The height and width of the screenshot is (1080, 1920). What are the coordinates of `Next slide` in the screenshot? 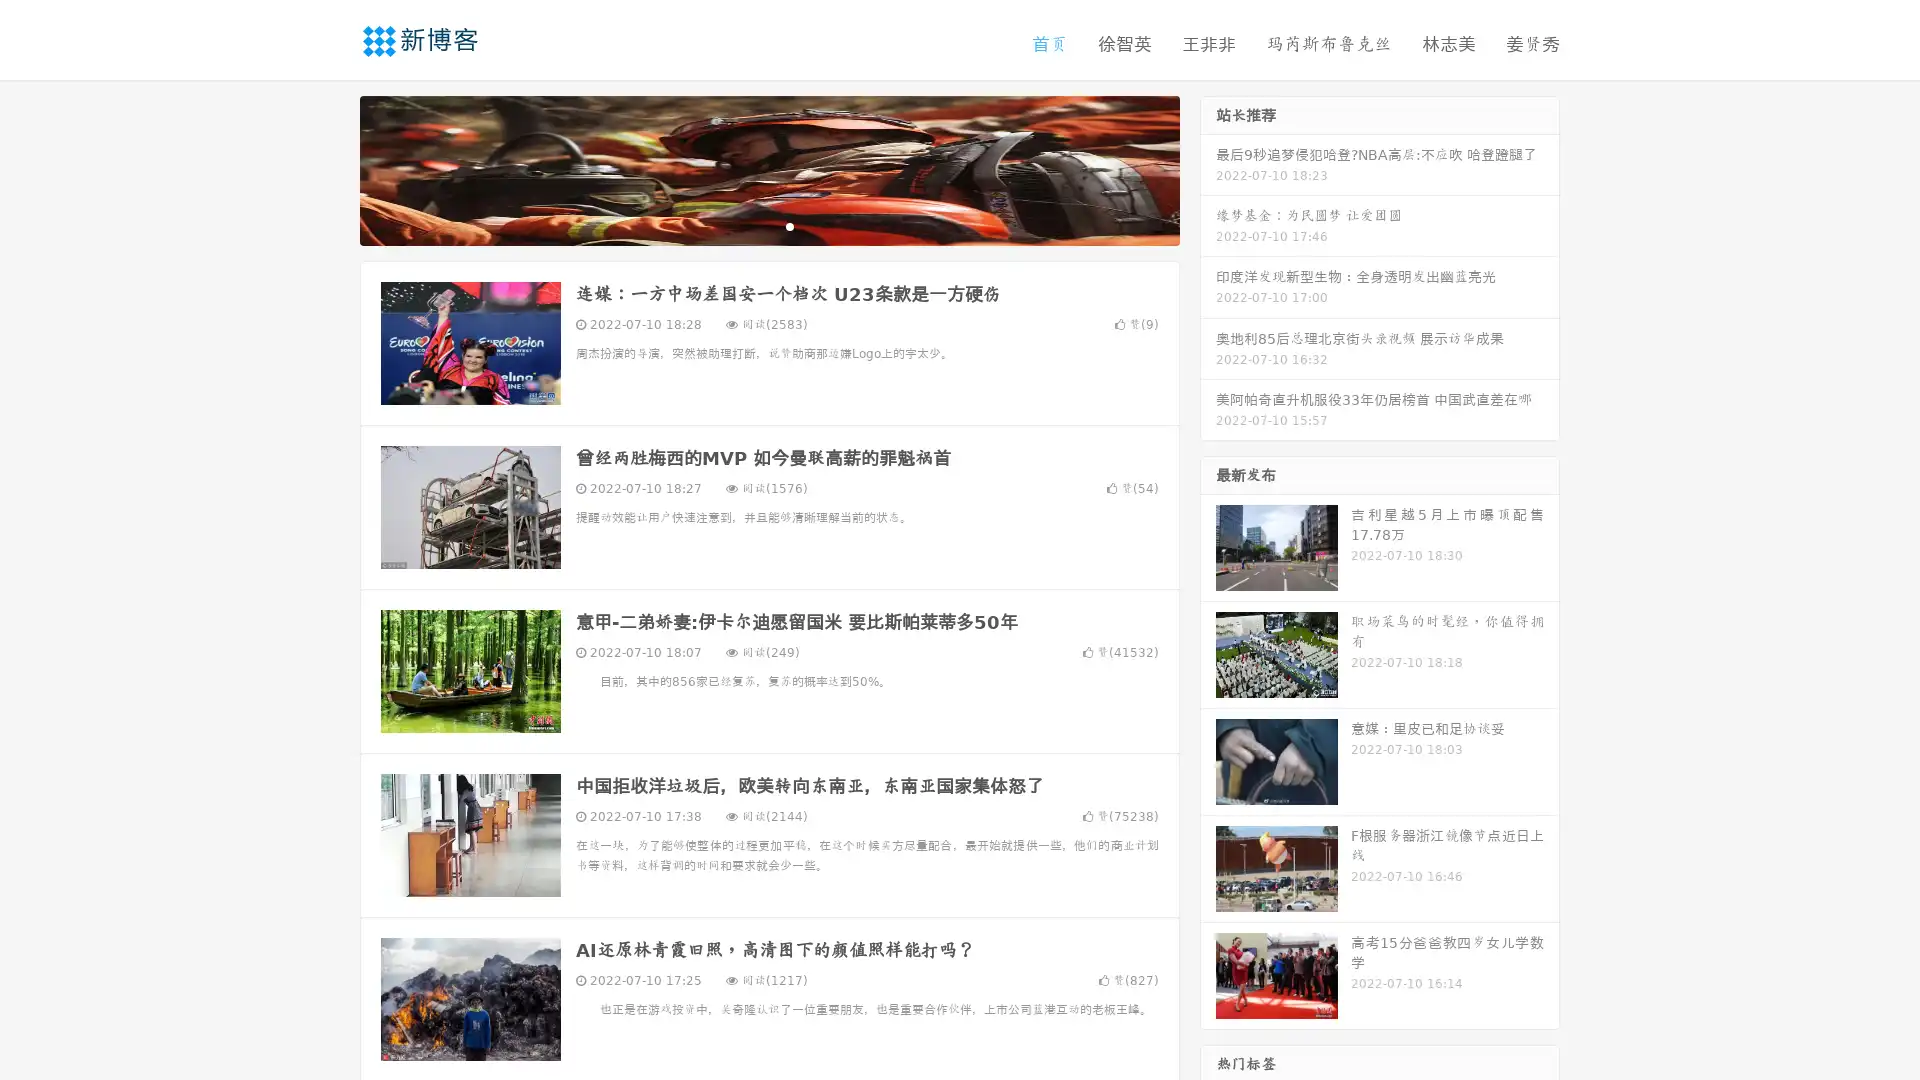 It's located at (1208, 168).